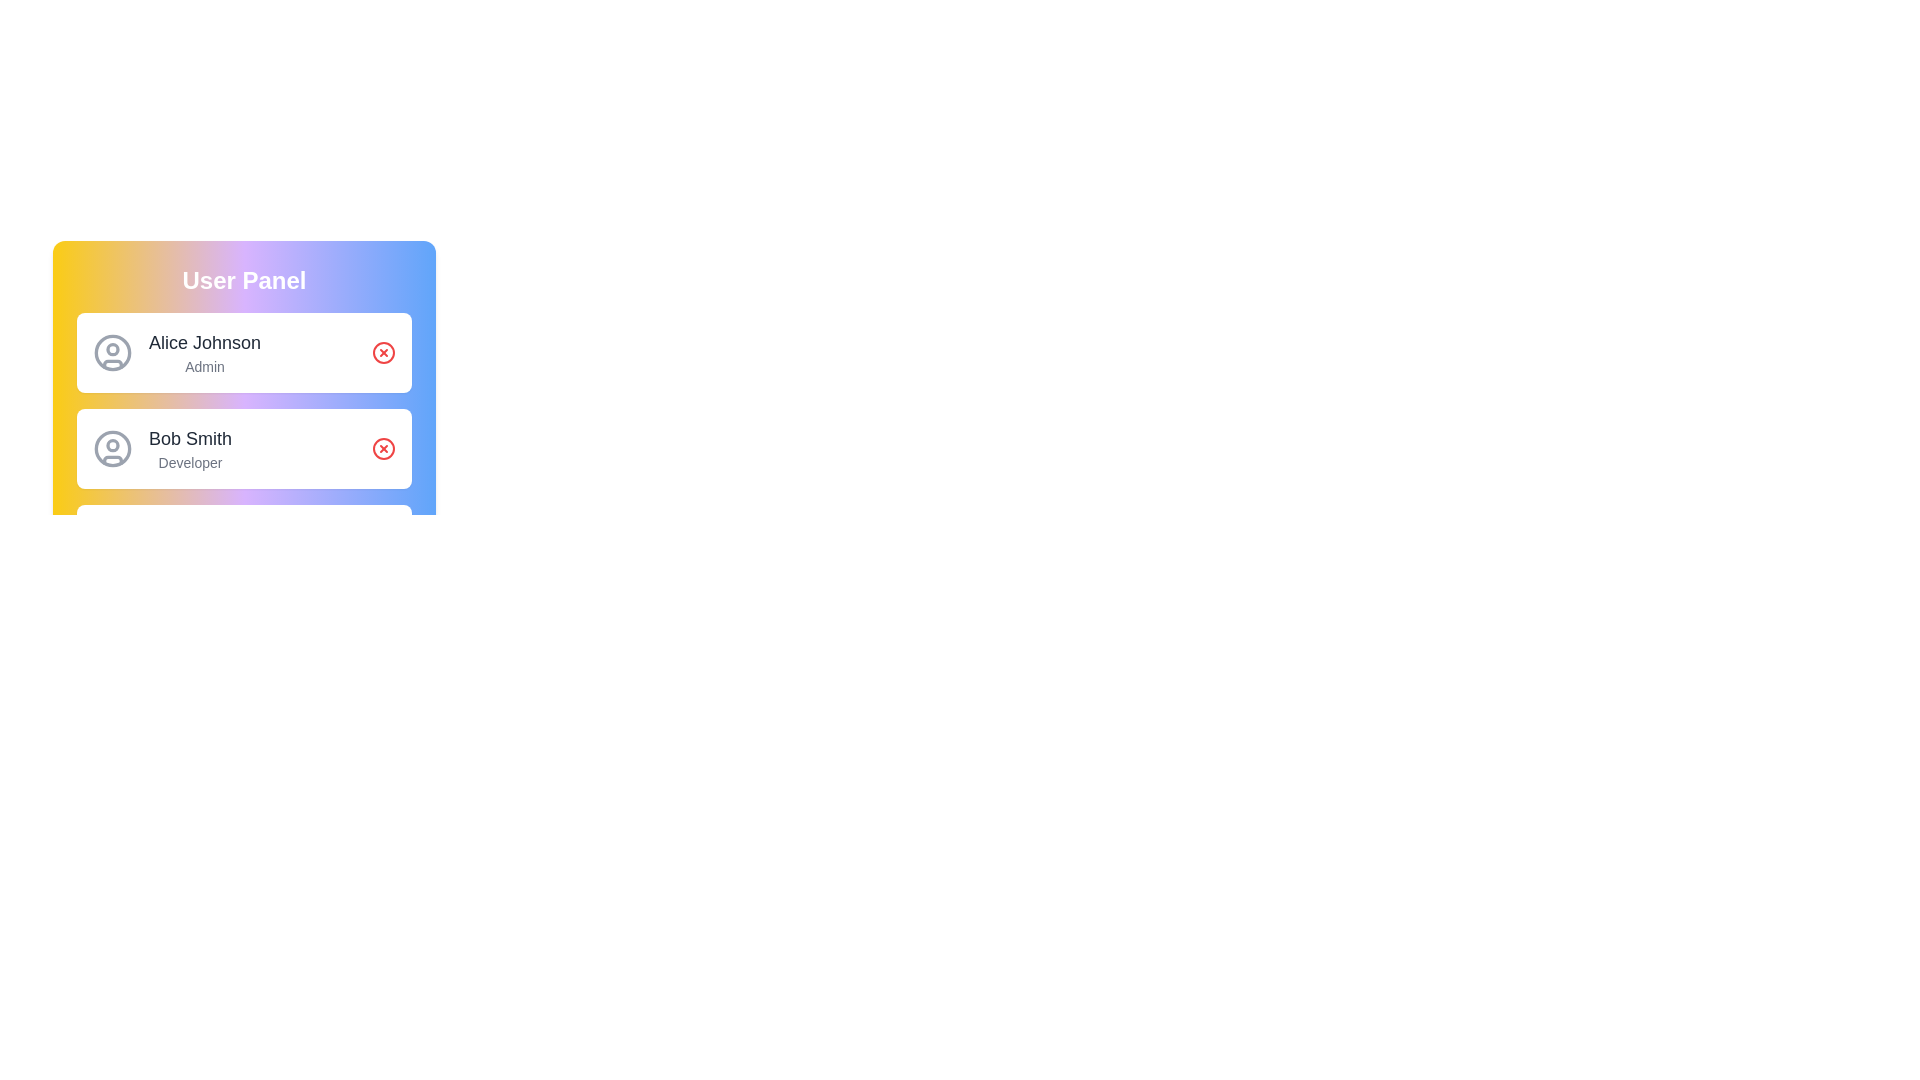  I want to click on the close button associated with the user 'Alice Johnson' entry, so click(384, 352).